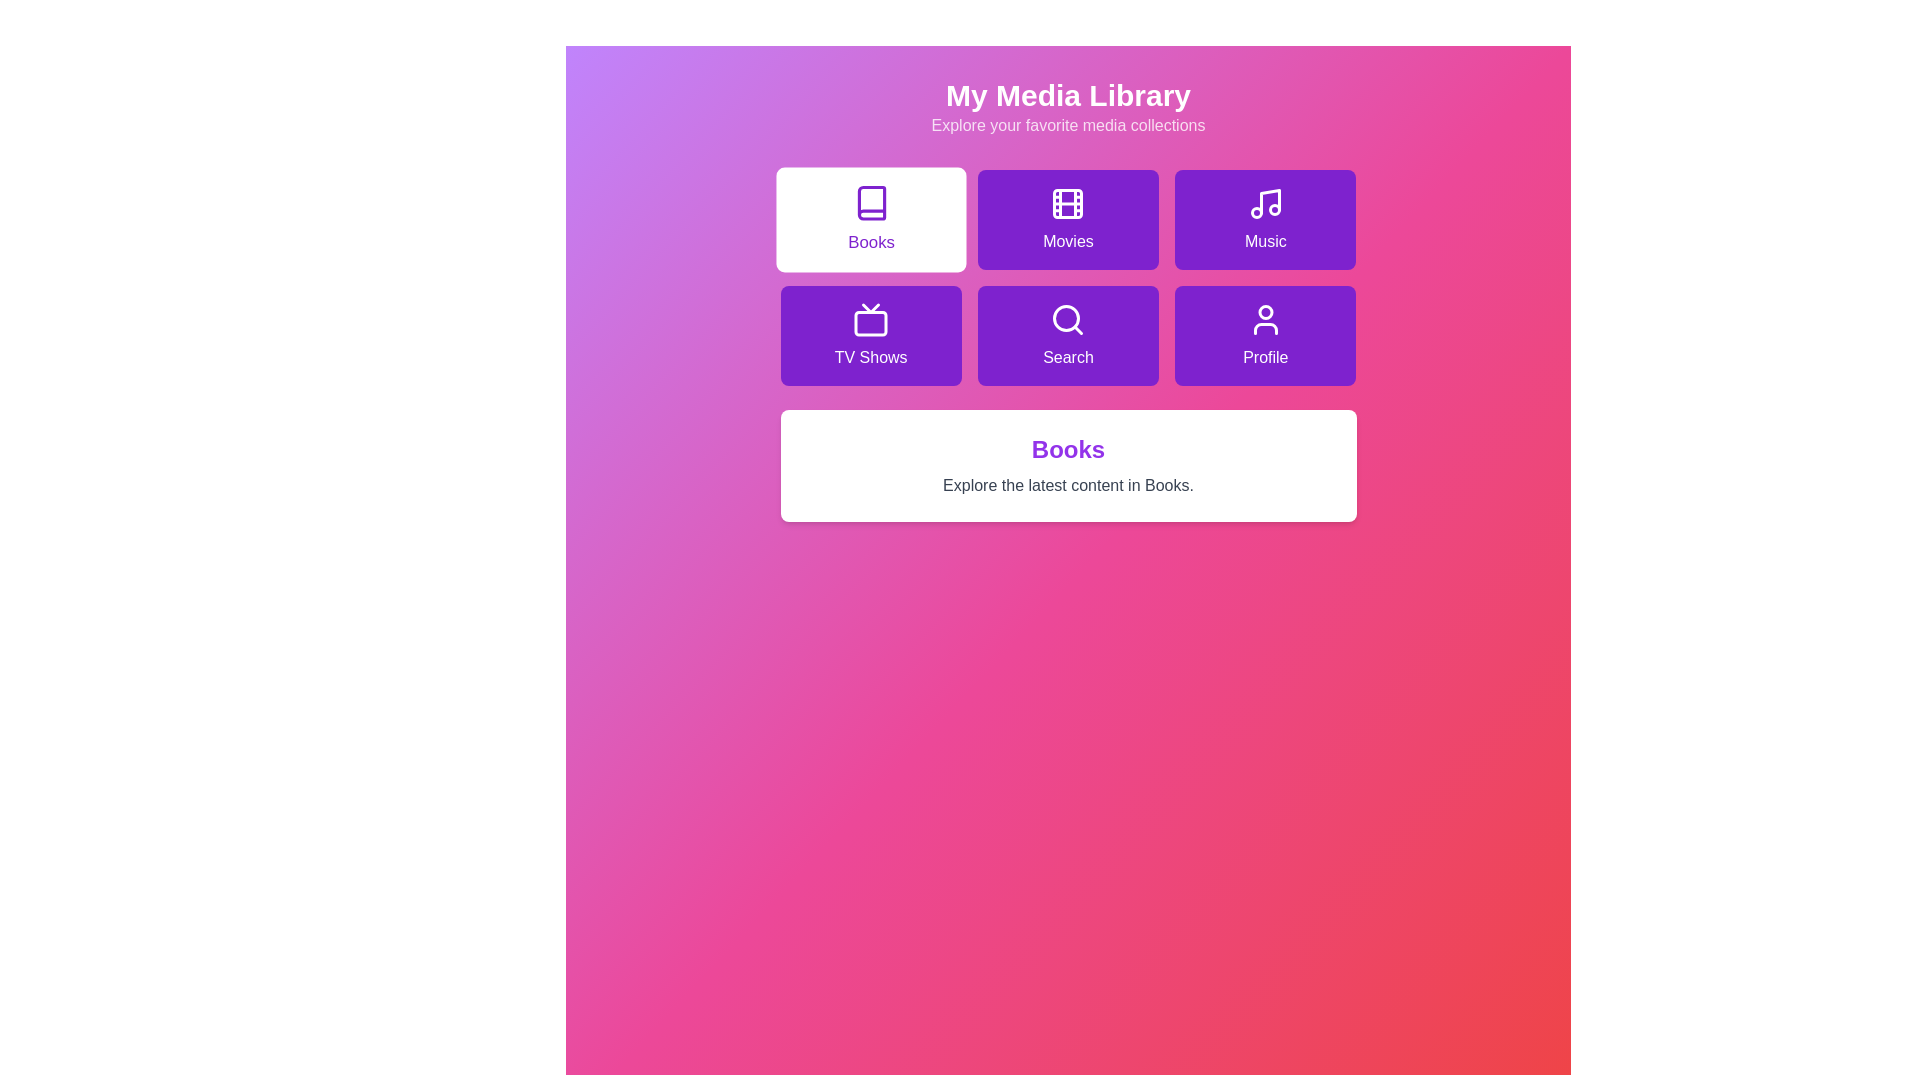 The image size is (1920, 1080). Describe the element at coordinates (1067, 486) in the screenshot. I see `the text element stating 'Explore the latest content in Books.' which is located below the title 'Books' within a white card` at that location.